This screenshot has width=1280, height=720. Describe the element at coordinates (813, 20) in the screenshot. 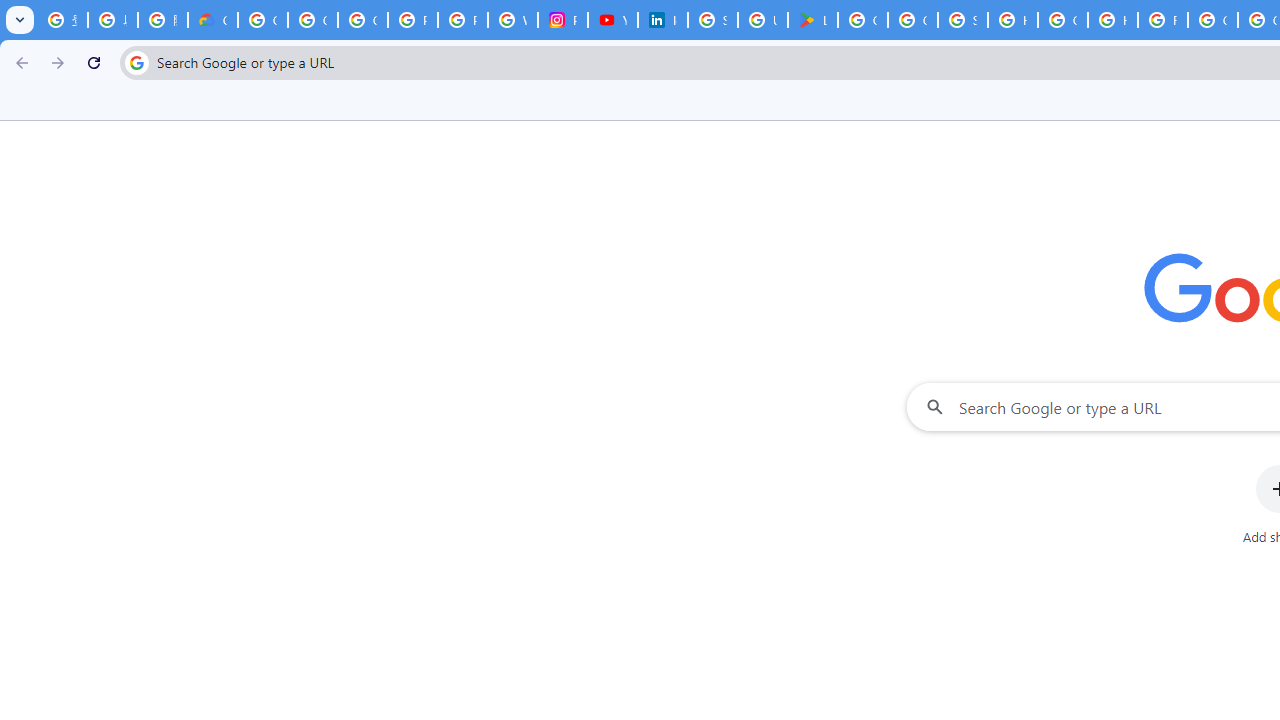

I see `'Last Shelter: Survival - Apps on Google Play'` at that location.